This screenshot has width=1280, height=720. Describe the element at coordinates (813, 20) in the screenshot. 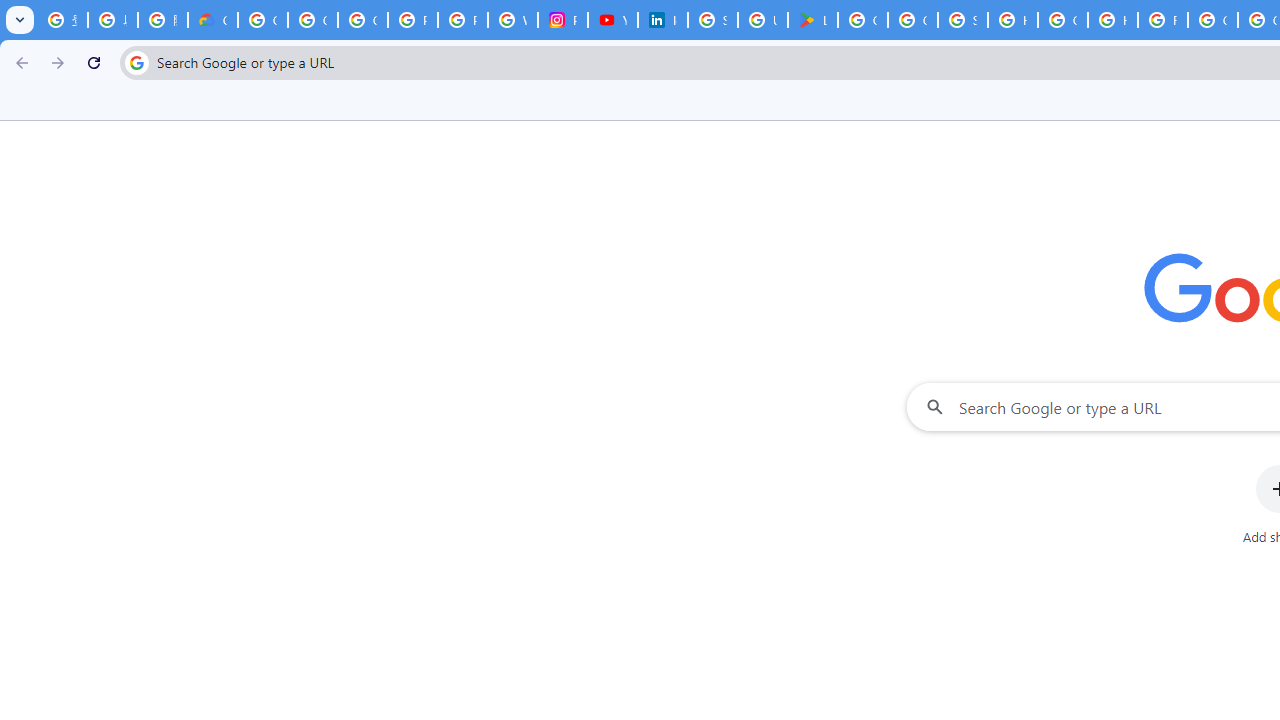

I see `'Last Shelter: Survival - Apps on Google Play'` at that location.